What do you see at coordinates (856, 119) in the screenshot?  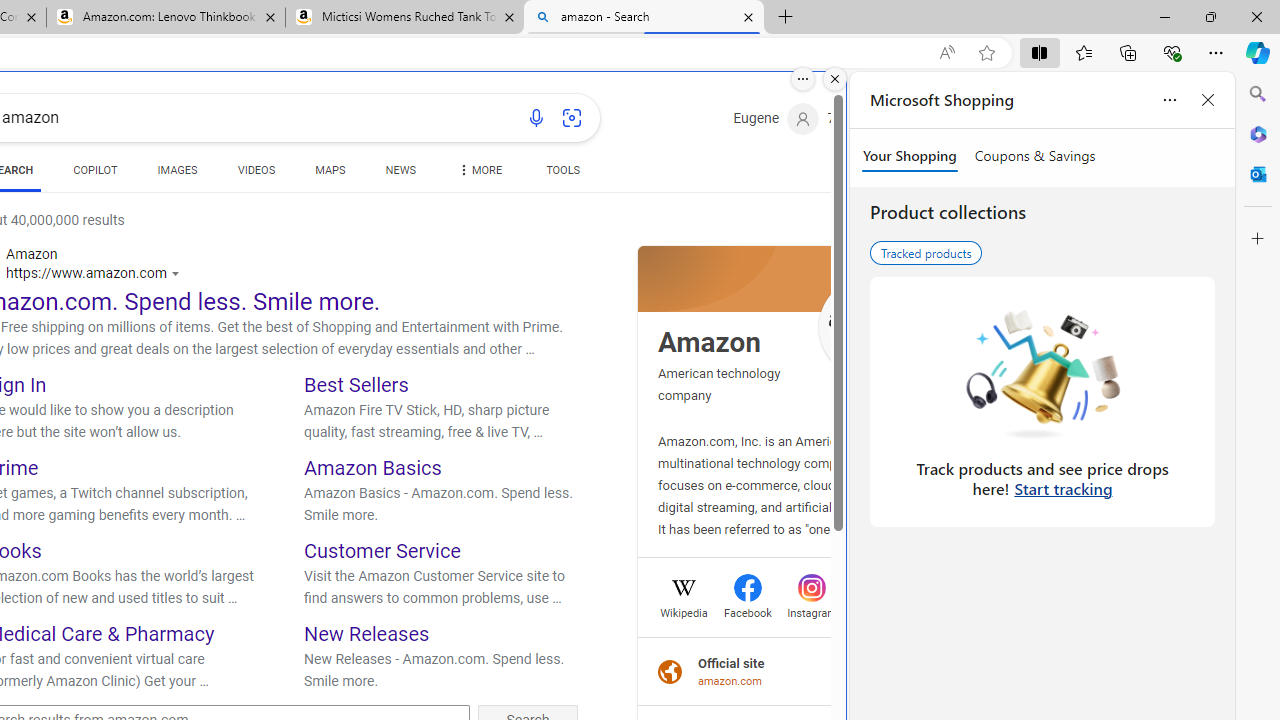 I see `'Microsoft Rewards 72'` at bounding box center [856, 119].